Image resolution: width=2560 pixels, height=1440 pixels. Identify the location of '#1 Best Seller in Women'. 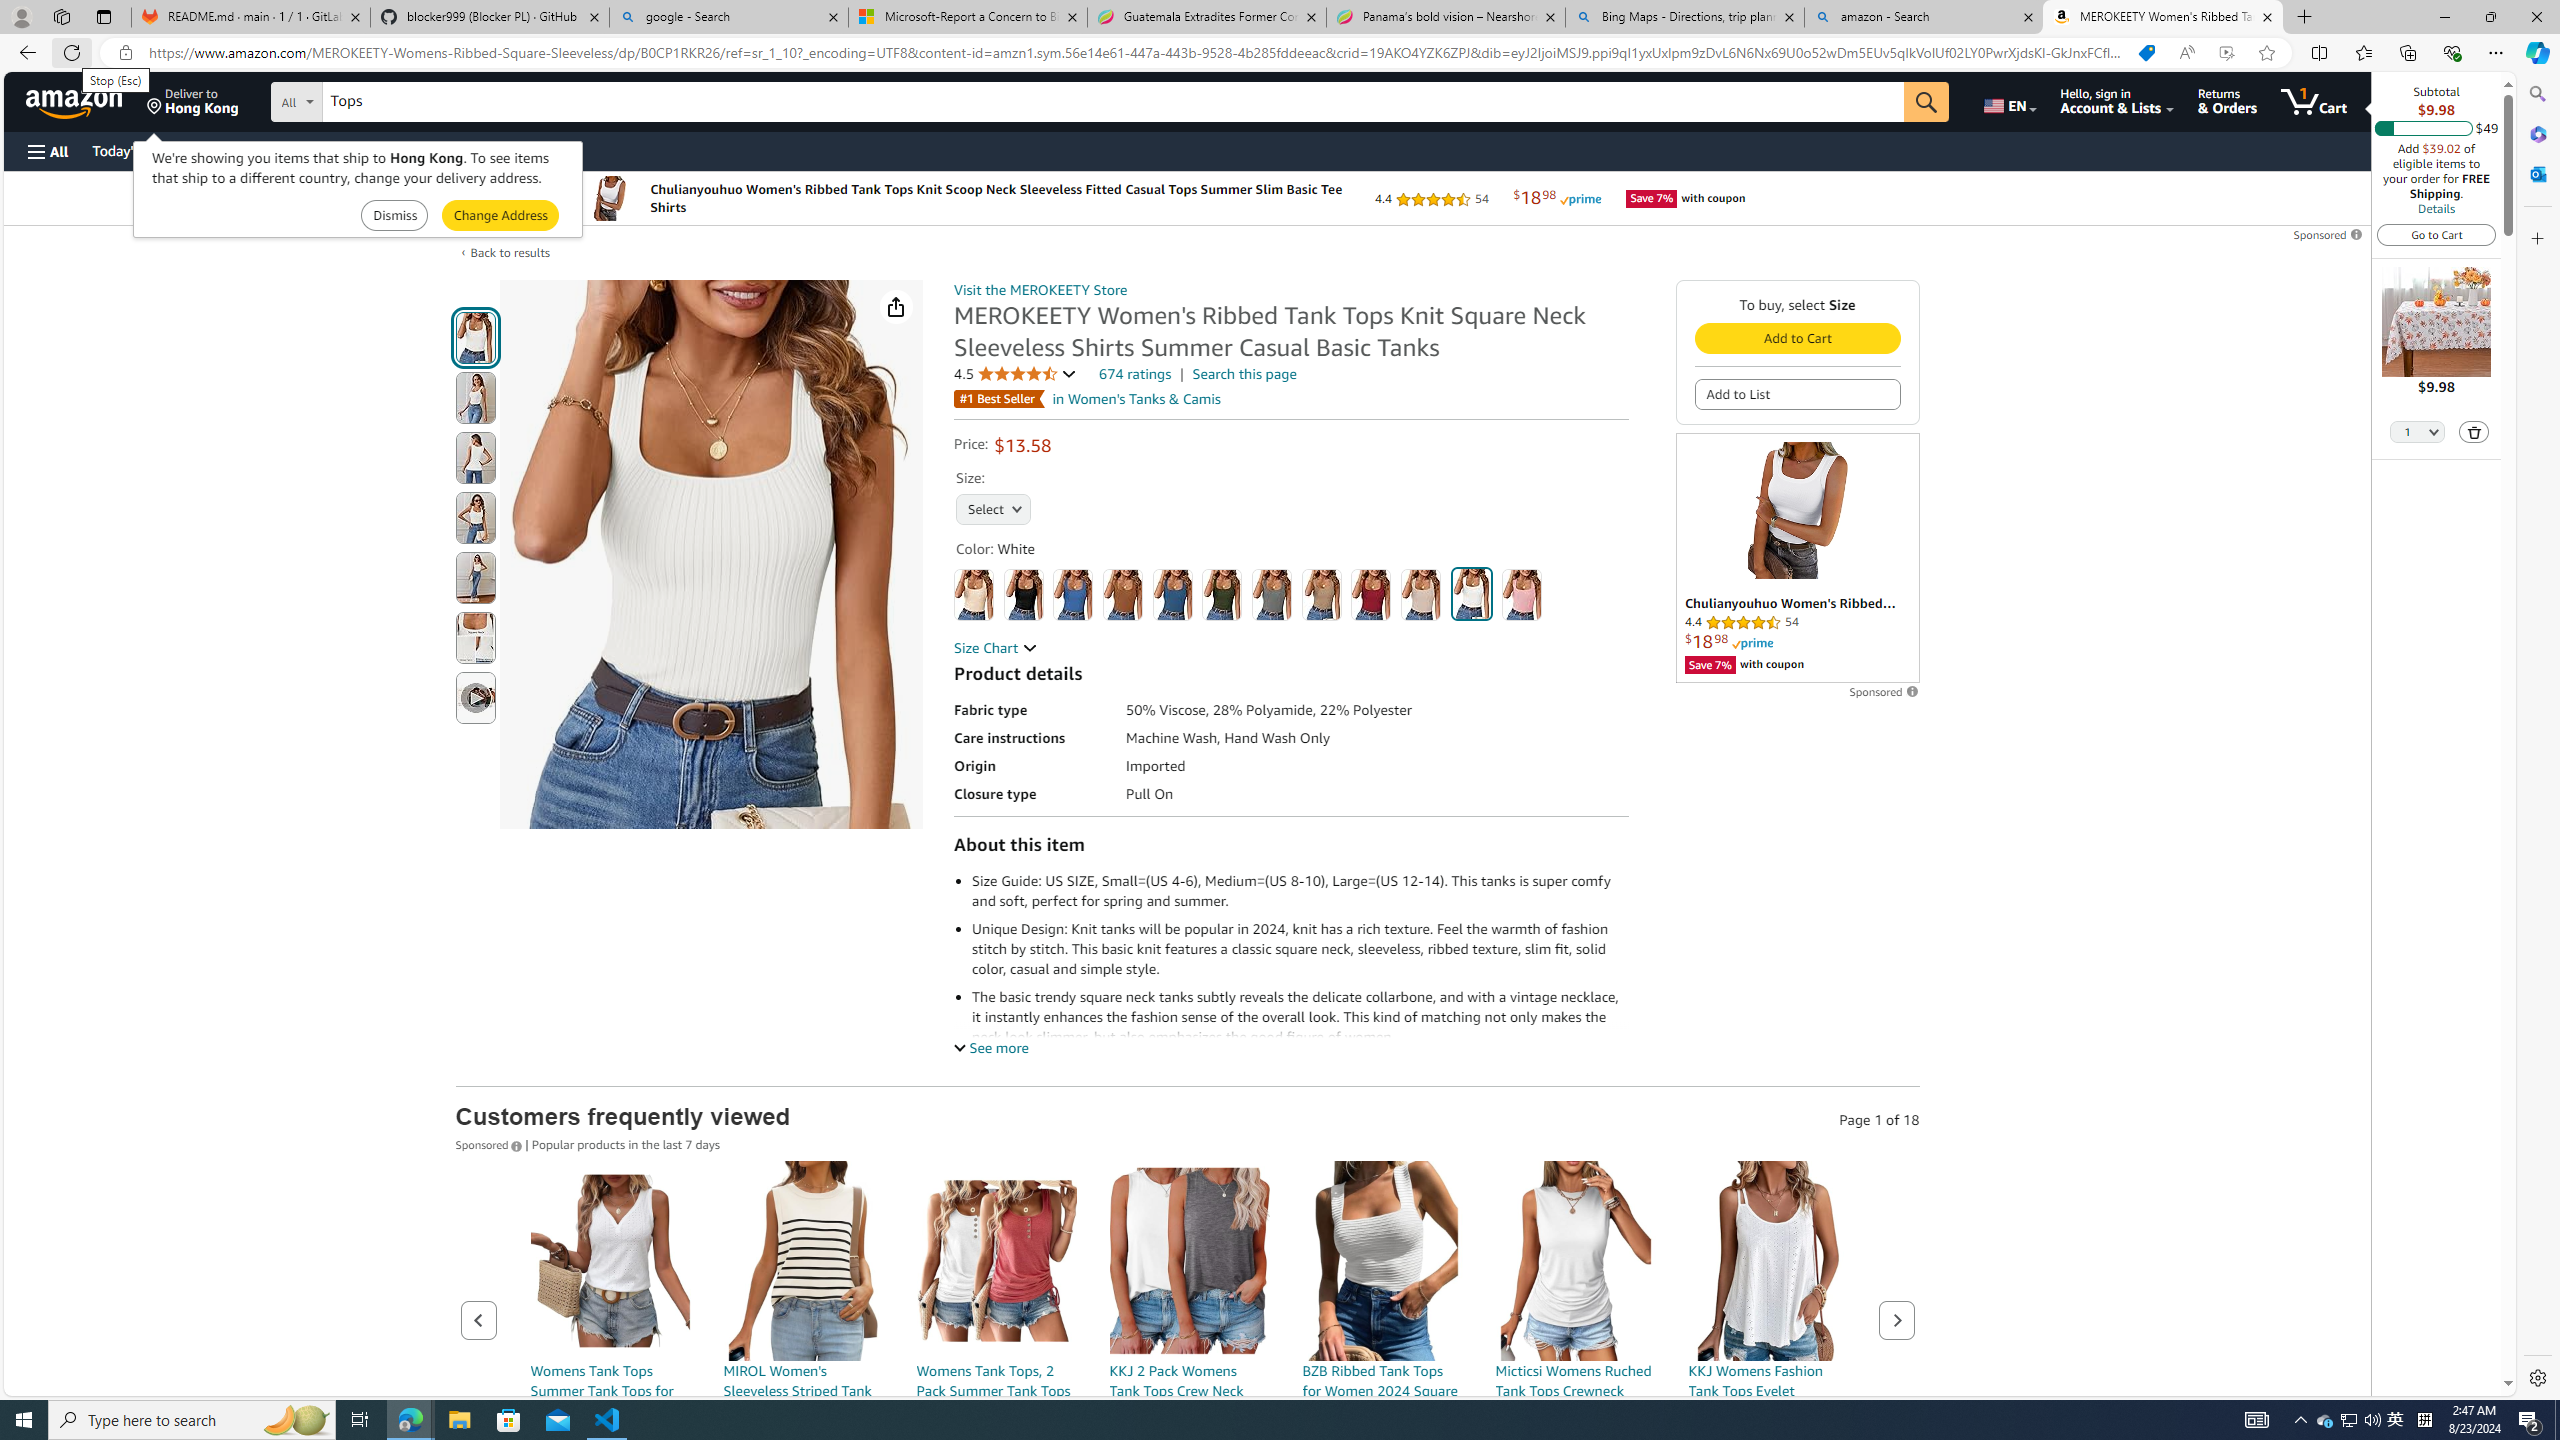
(1088, 398).